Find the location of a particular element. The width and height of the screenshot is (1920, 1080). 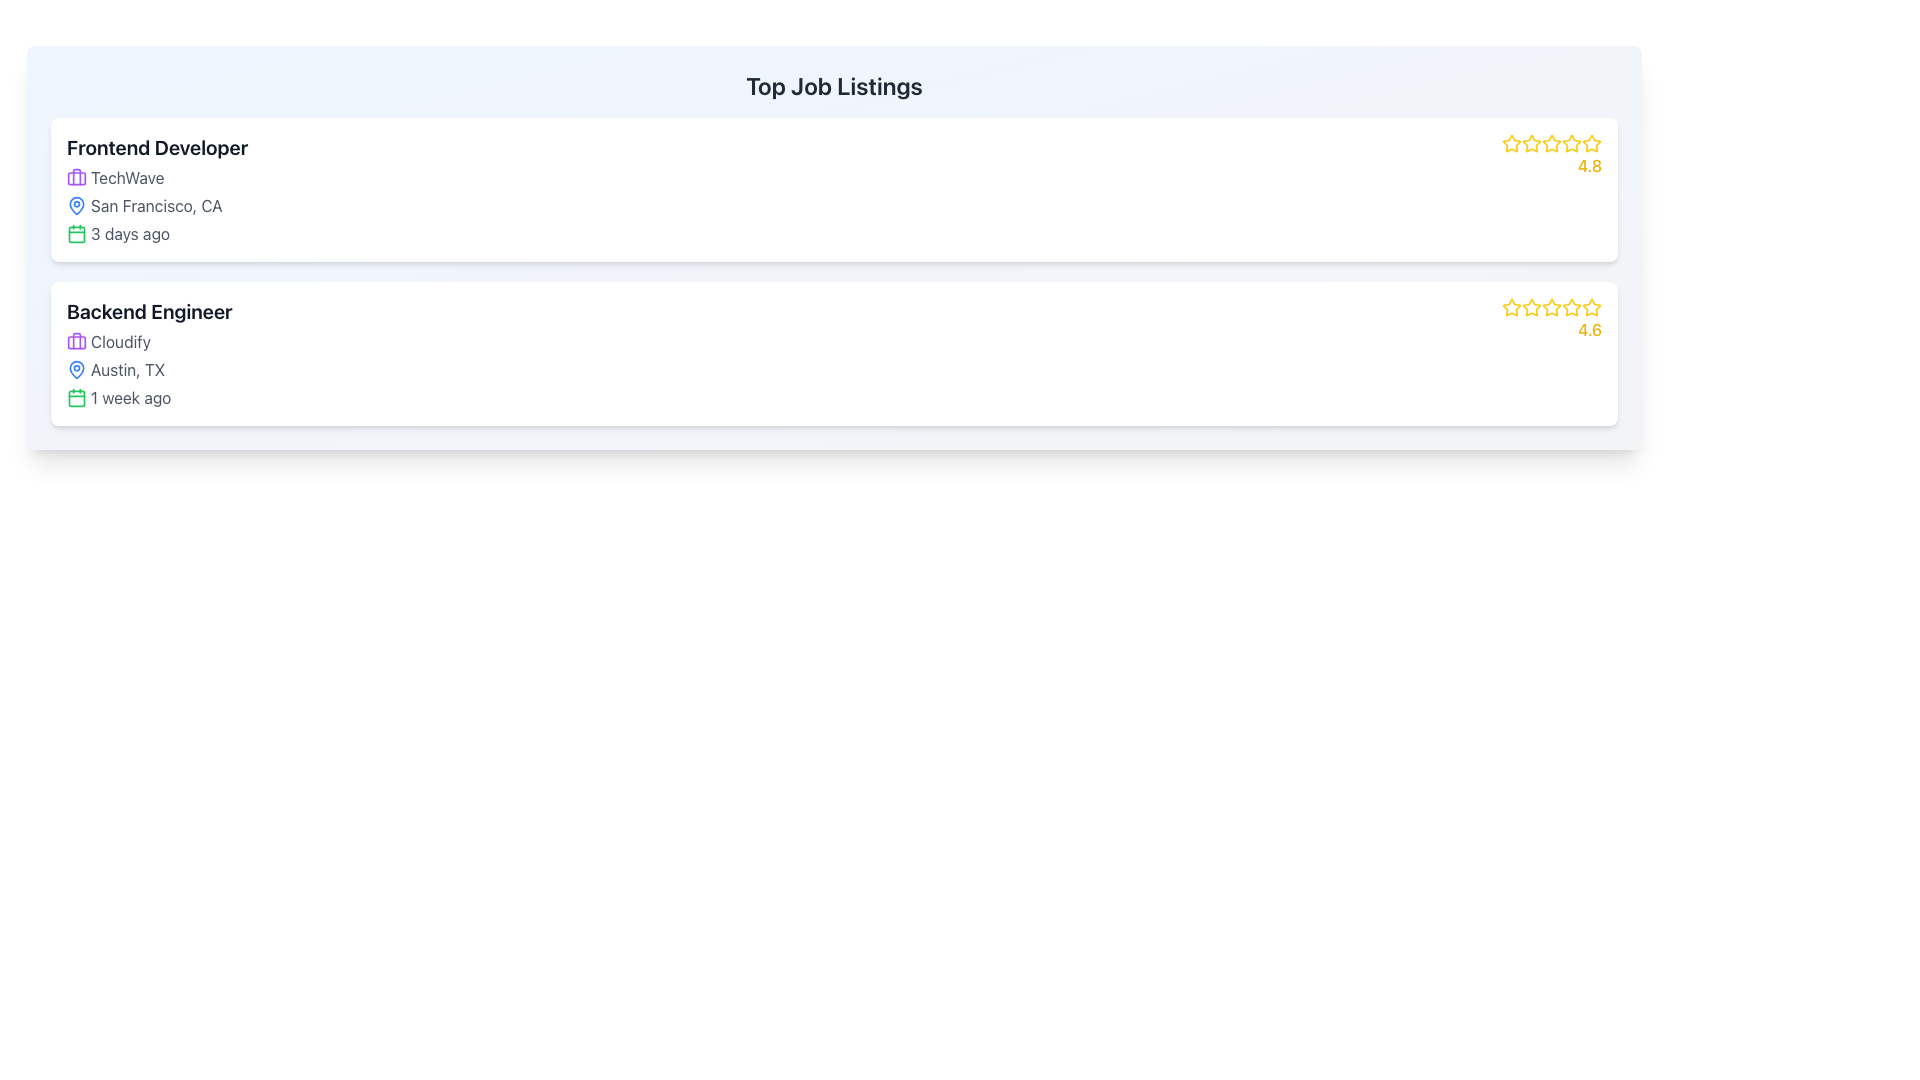

the Location display element indicating the geographical location associated with the job posting for the Frontend Developer position is located at coordinates (156, 205).